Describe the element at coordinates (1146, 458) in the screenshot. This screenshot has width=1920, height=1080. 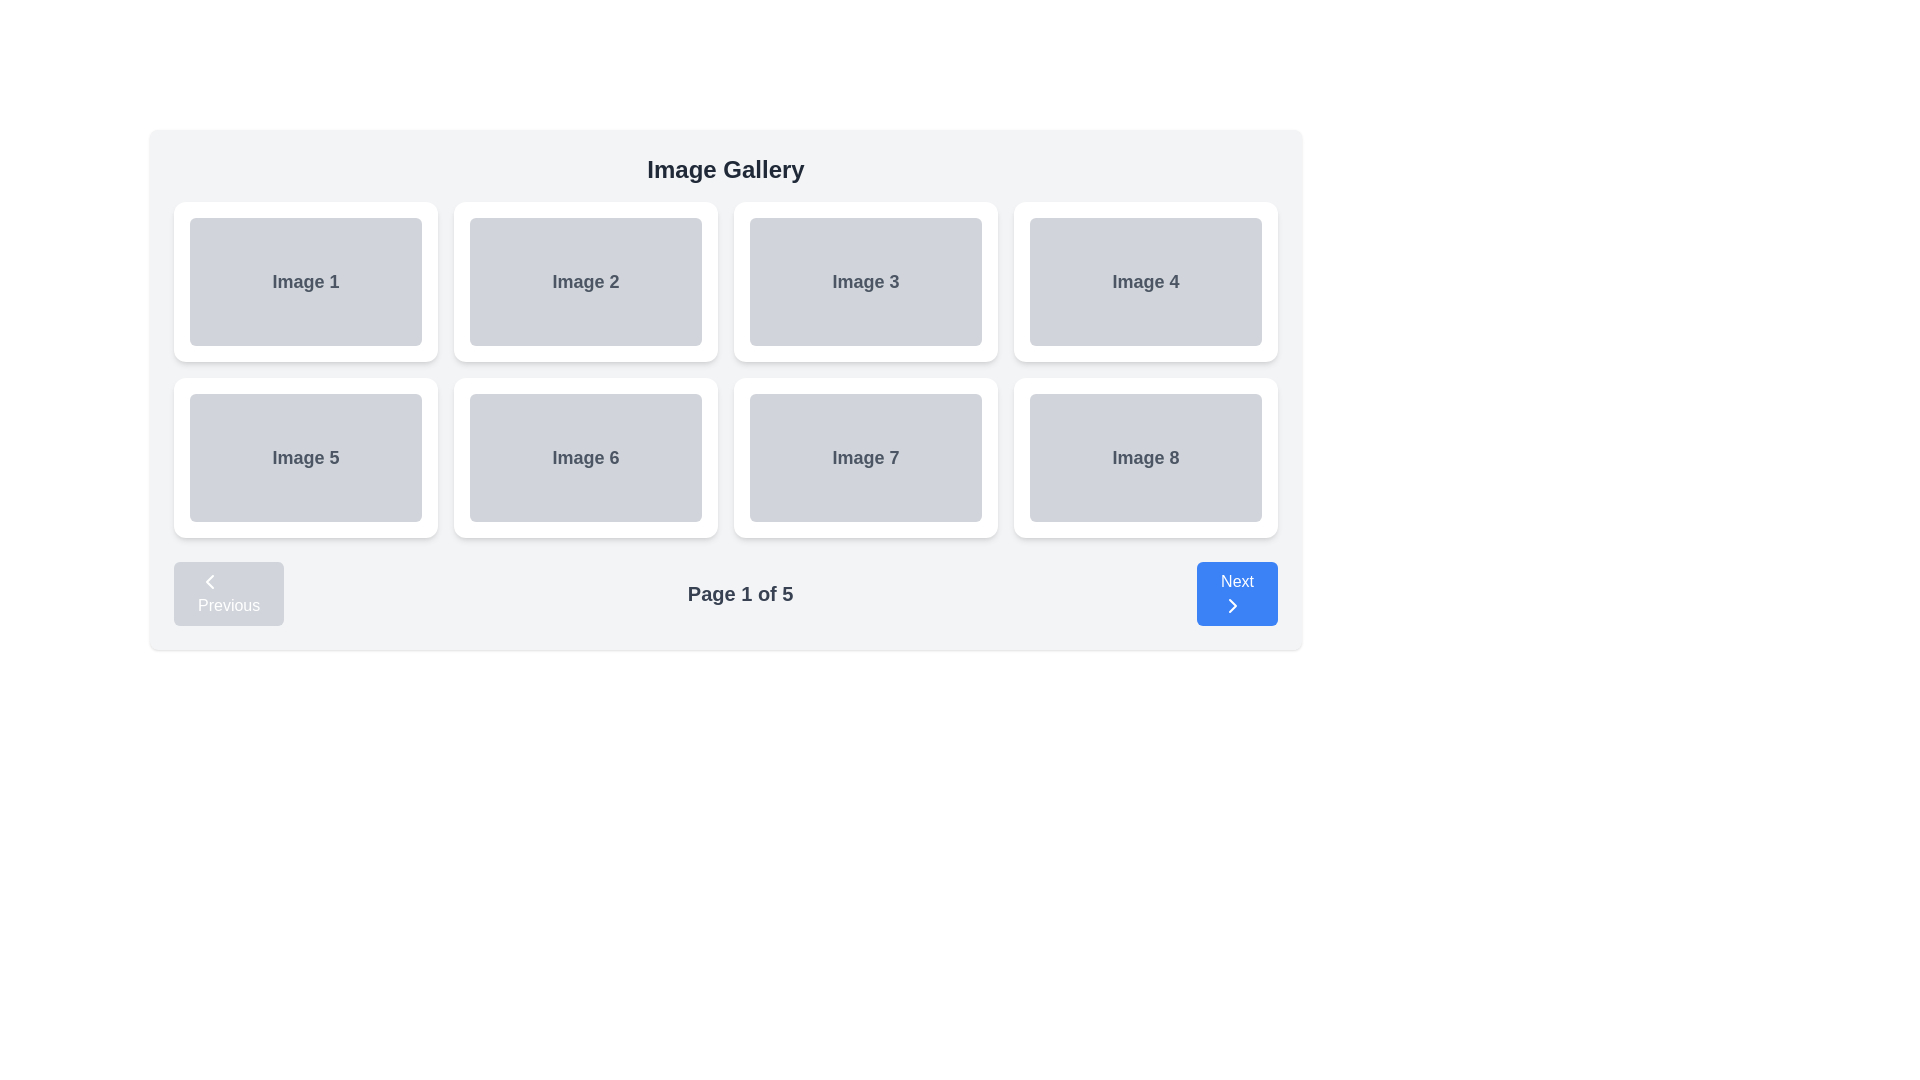
I see `the Gallery tile located in the second row and fourth column of the image gallery interface` at that location.